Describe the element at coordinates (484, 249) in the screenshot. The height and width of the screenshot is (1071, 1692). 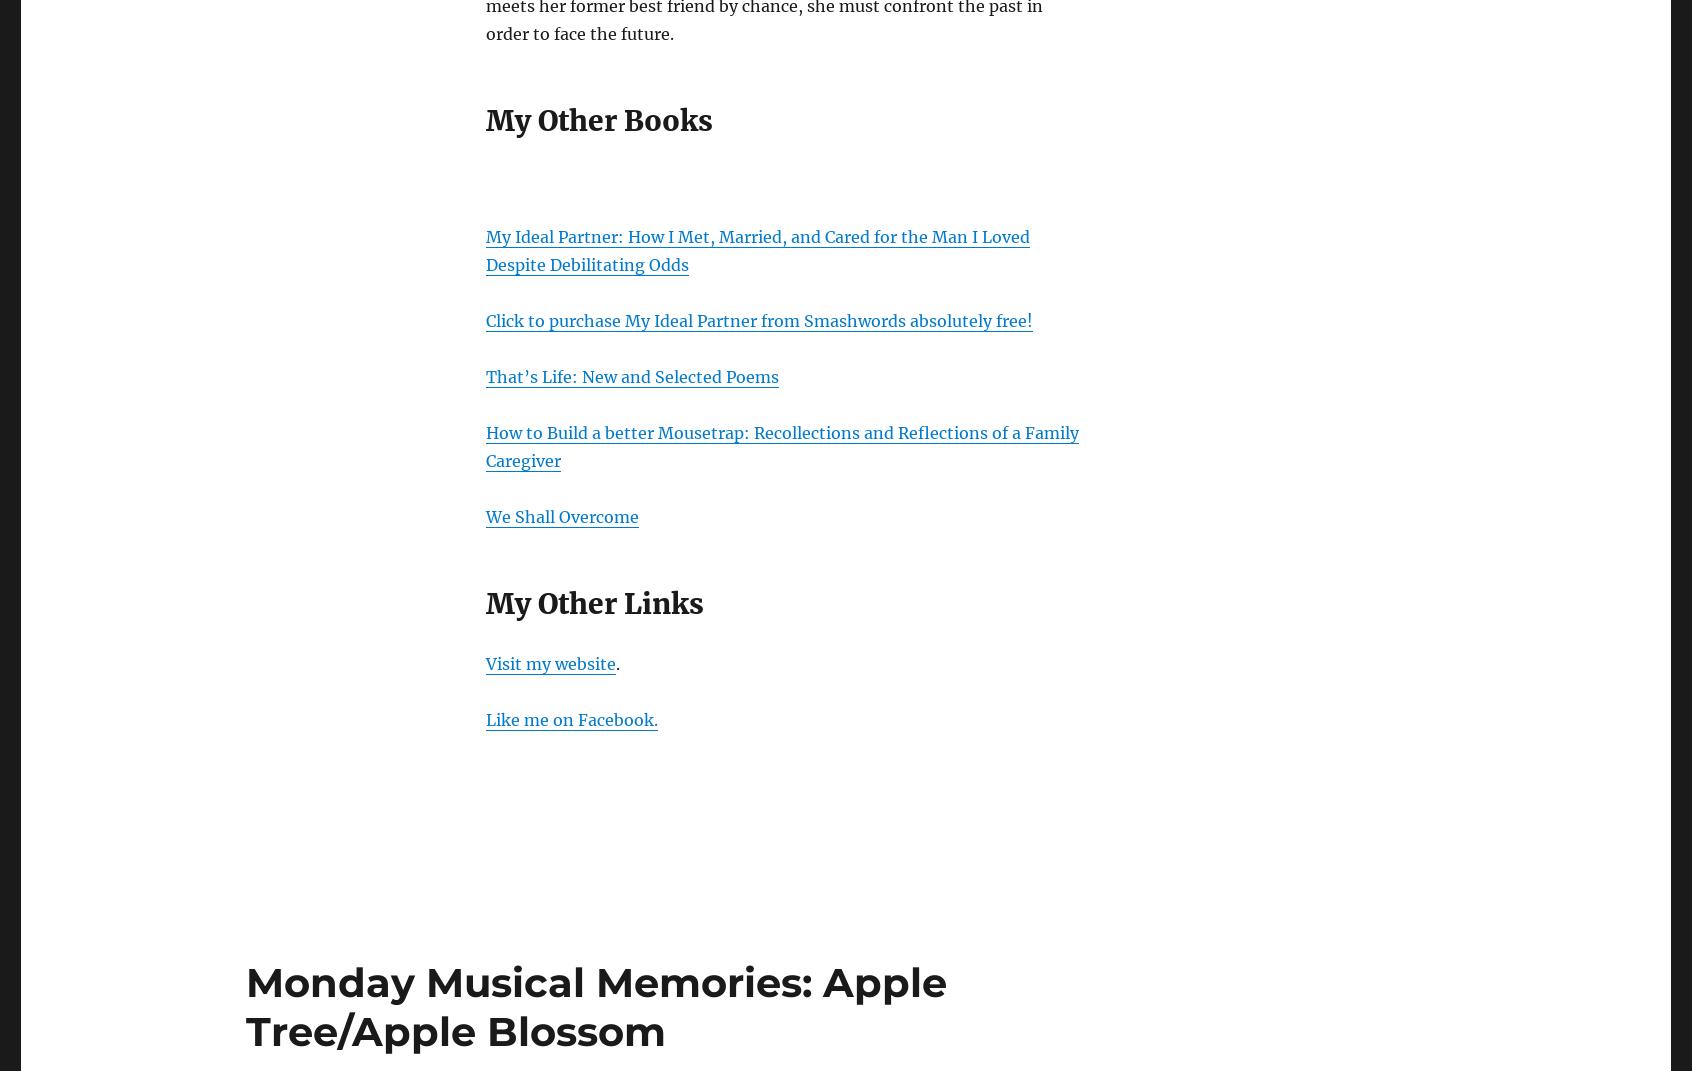
I see `'My Ideal Partner: How I Met, Married, and Cared for the Man I Loved Despite Debilitating Odds'` at that location.